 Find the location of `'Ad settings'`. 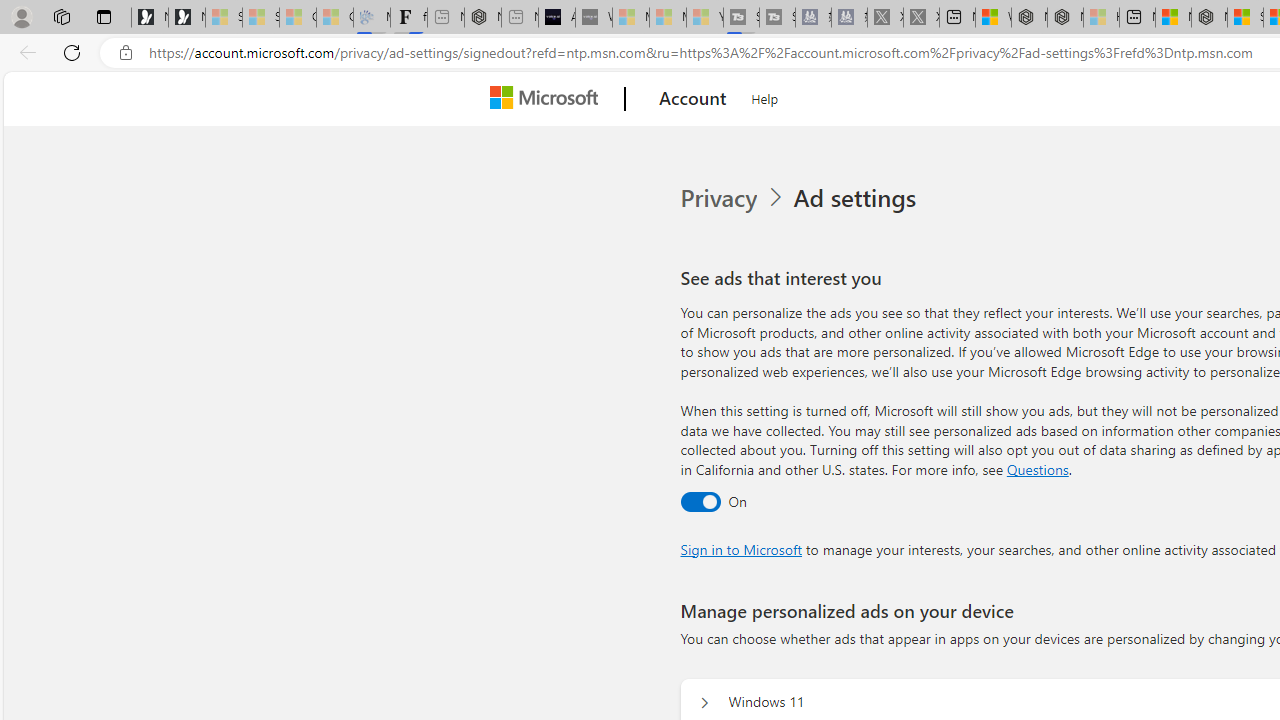

'Ad settings' is located at coordinates (858, 198).